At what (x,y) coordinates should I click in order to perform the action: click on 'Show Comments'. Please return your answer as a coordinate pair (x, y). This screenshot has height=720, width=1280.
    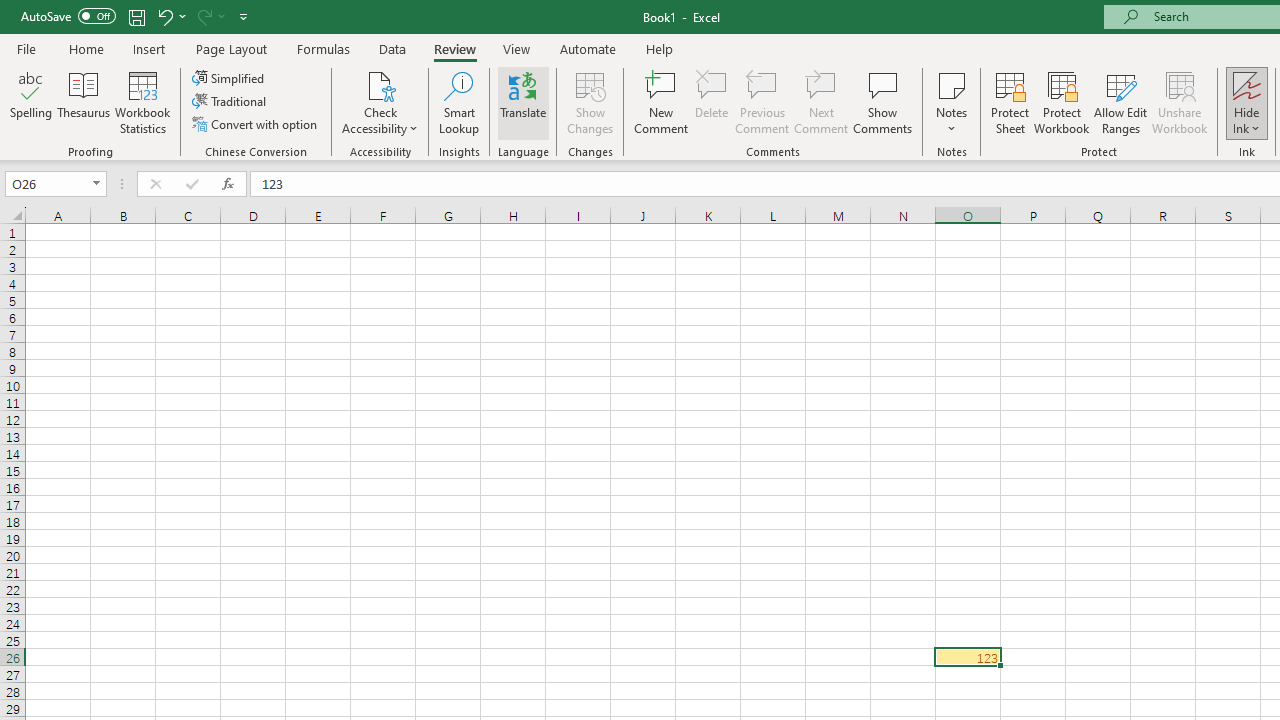
    Looking at the image, I should click on (882, 103).